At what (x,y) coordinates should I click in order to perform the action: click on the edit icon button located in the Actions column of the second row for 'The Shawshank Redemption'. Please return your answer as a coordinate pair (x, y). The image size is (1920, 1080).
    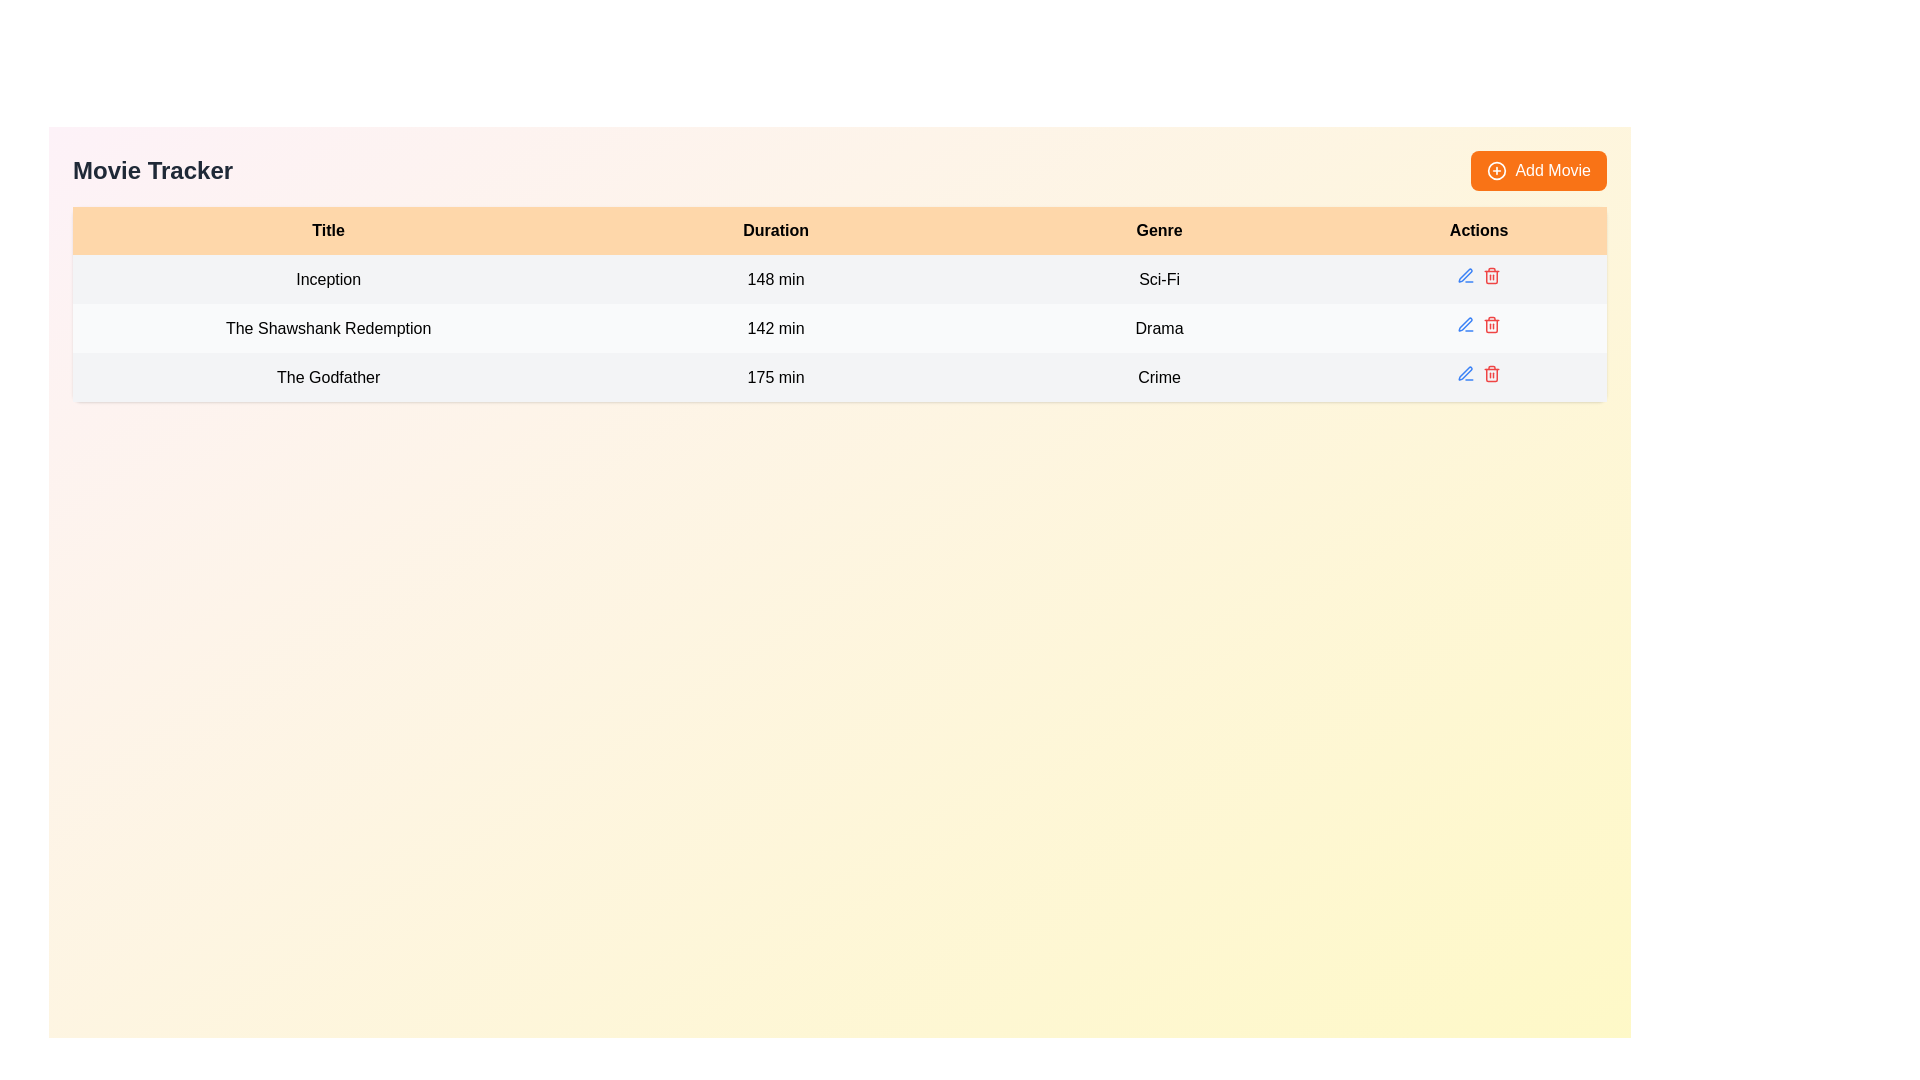
    Looking at the image, I should click on (1465, 323).